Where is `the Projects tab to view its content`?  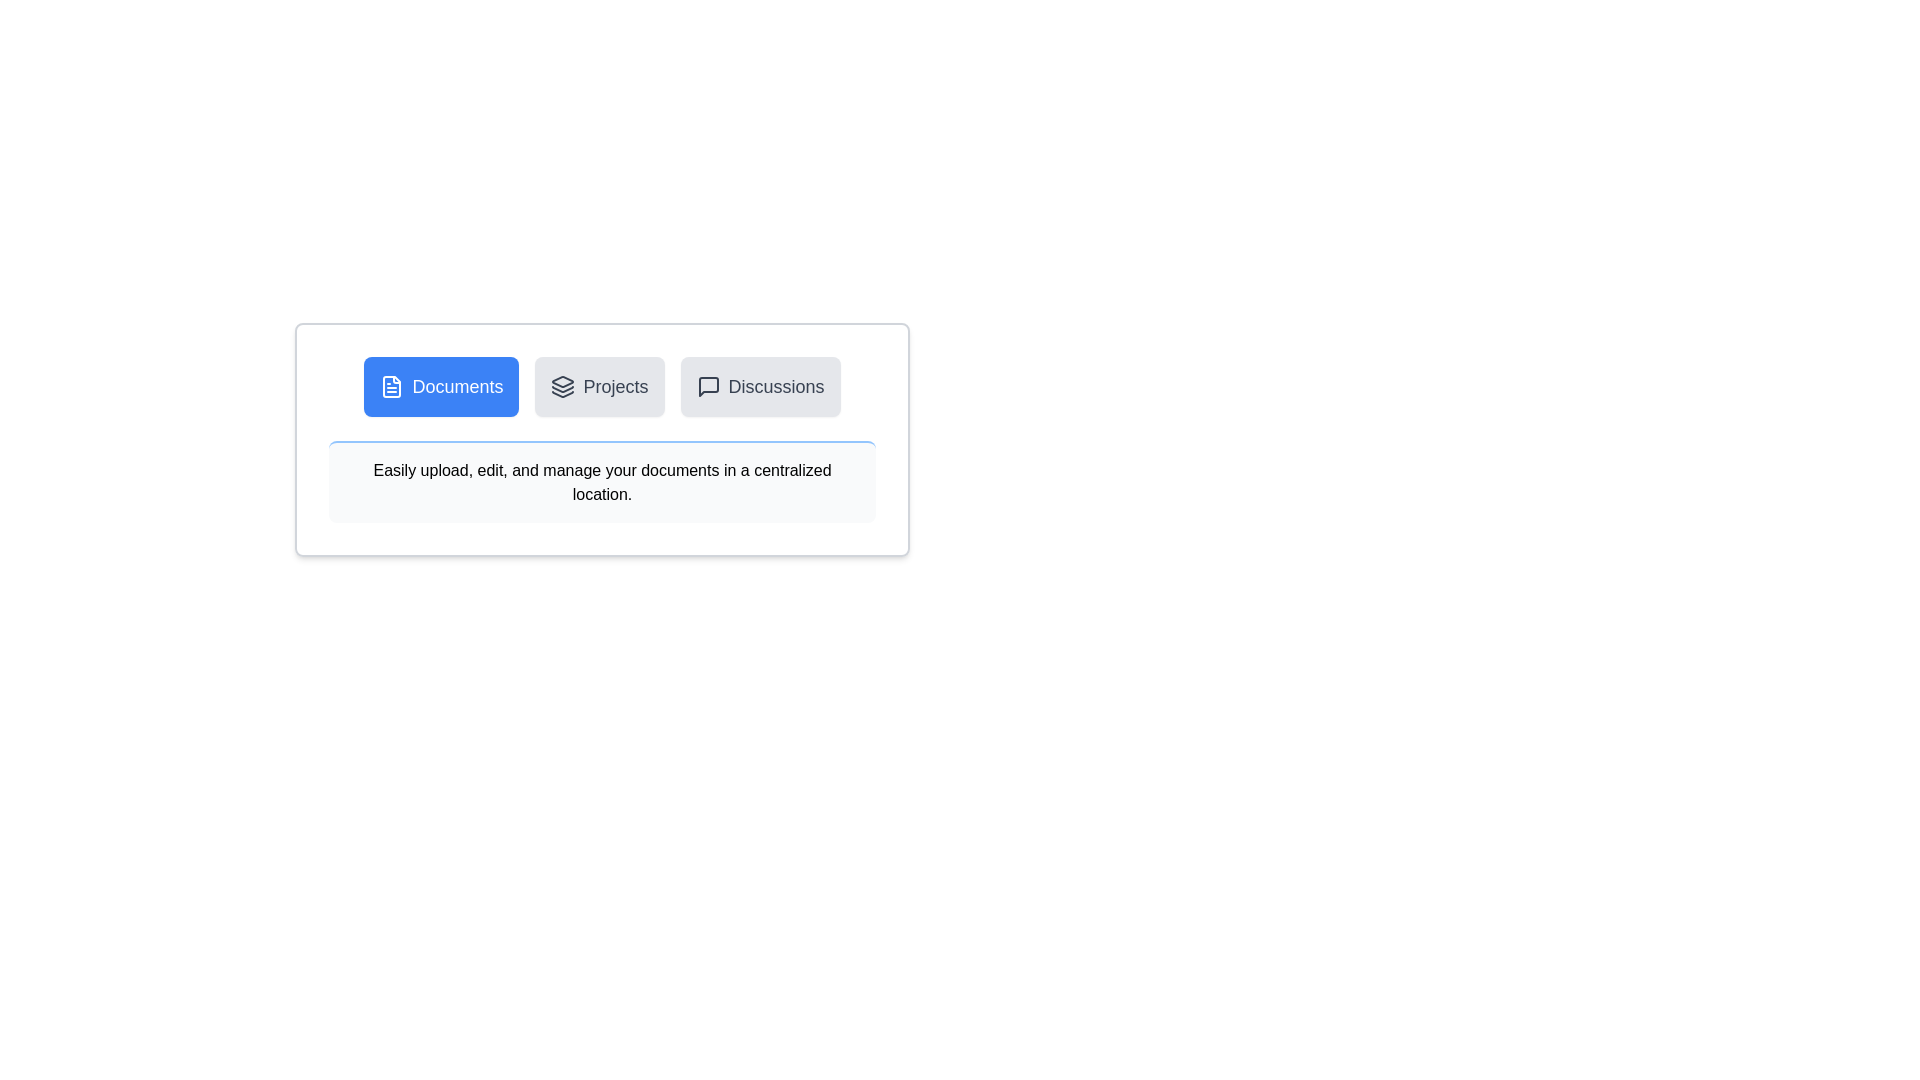
the Projects tab to view its content is located at coordinates (599, 386).